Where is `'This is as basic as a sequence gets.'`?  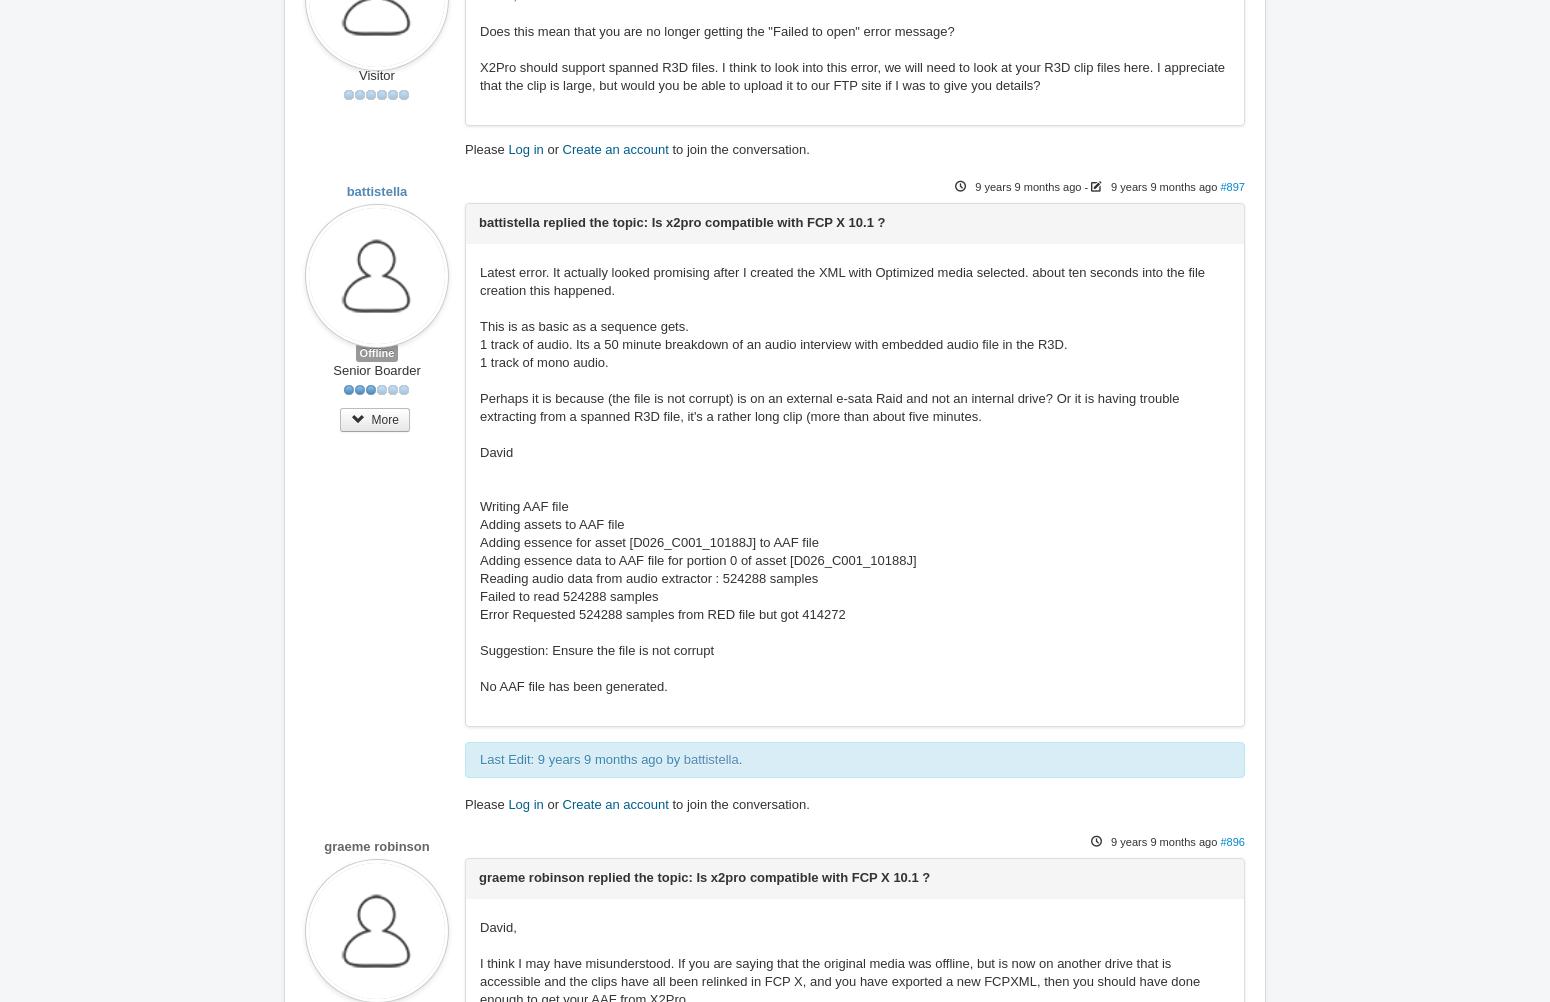
'This is as basic as a sequence gets.' is located at coordinates (479, 325).